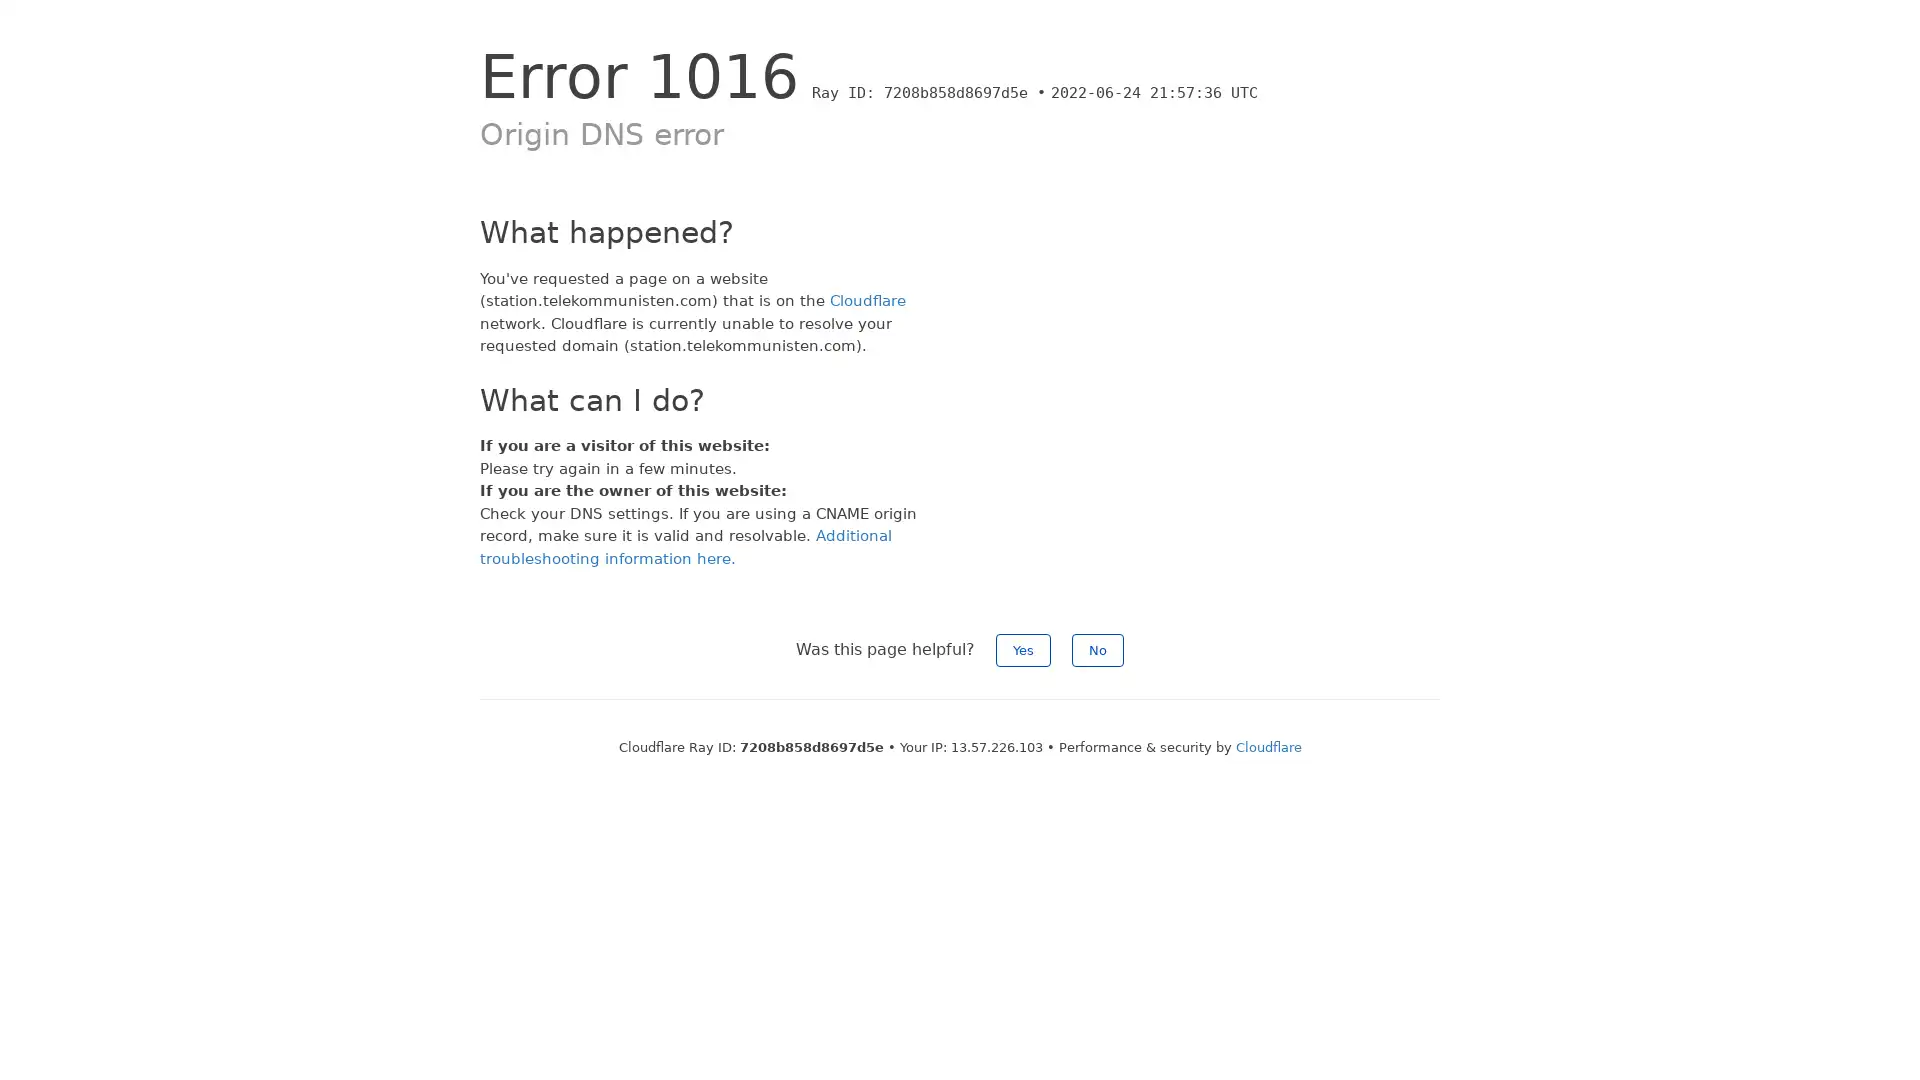  What do you see at coordinates (1023, 650) in the screenshot?
I see `Yes` at bounding box center [1023, 650].